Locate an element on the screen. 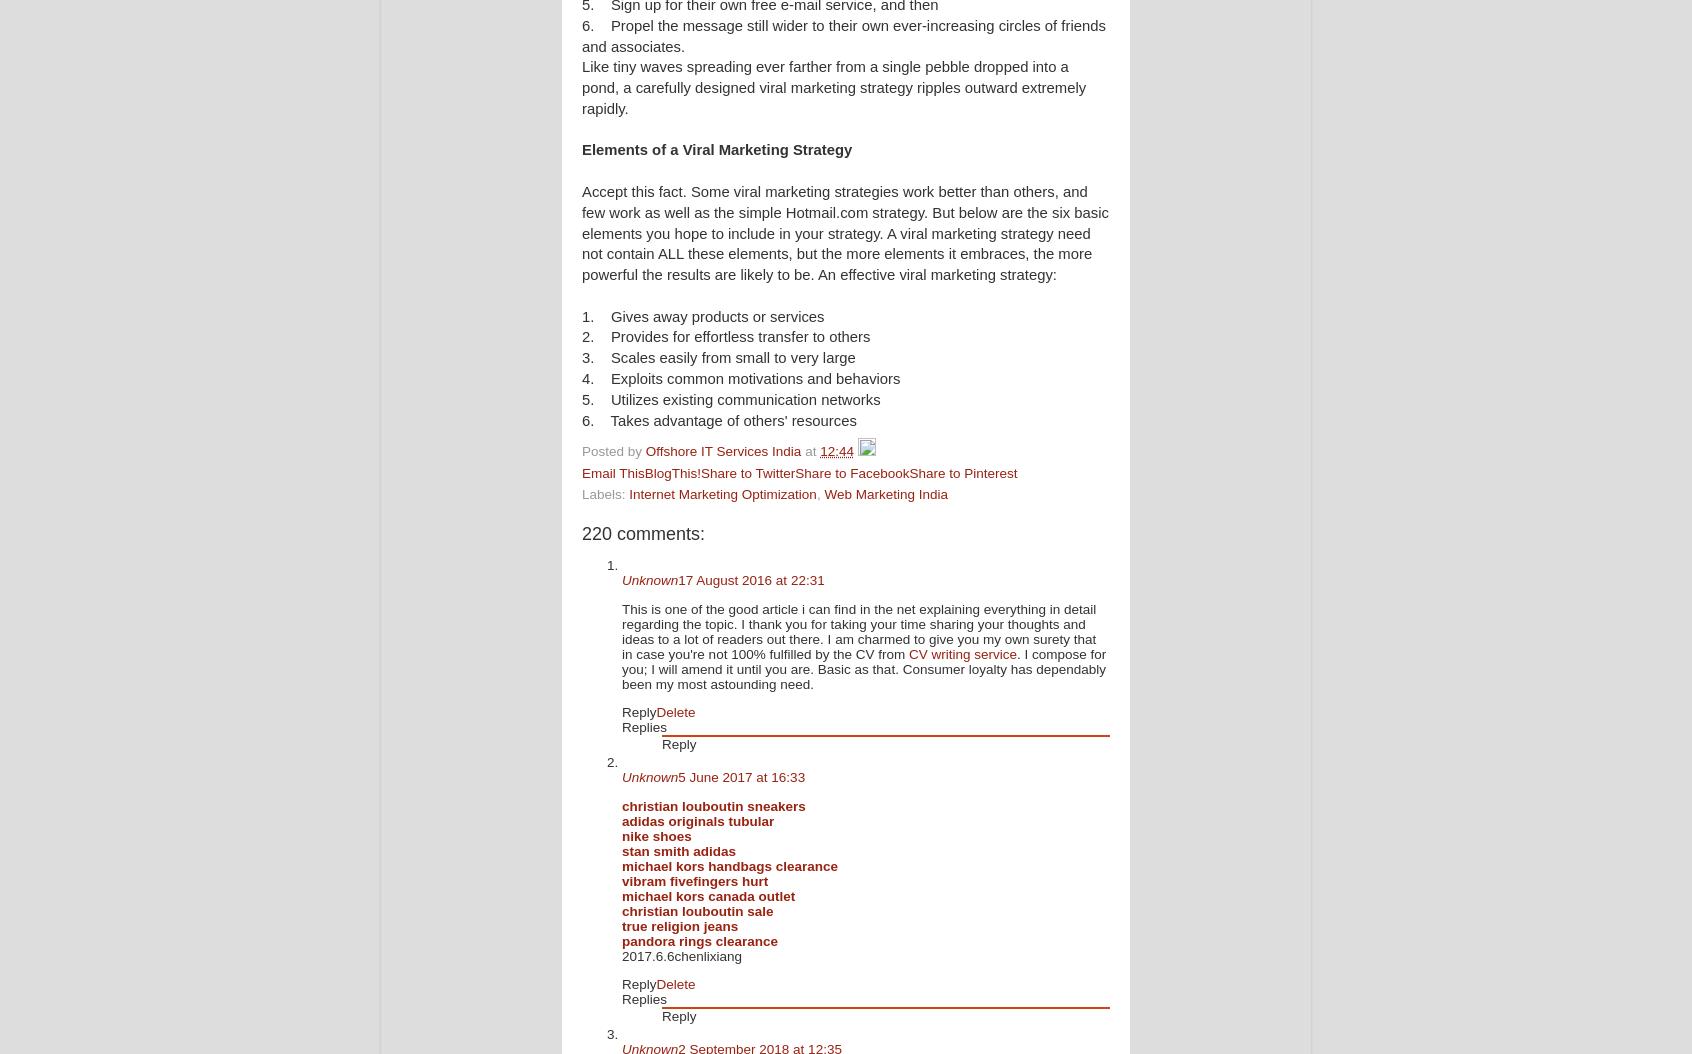 The width and height of the screenshot is (1692, 1054). '2.    Provides for effortless transfer to others' is located at coordinates (725, 336).